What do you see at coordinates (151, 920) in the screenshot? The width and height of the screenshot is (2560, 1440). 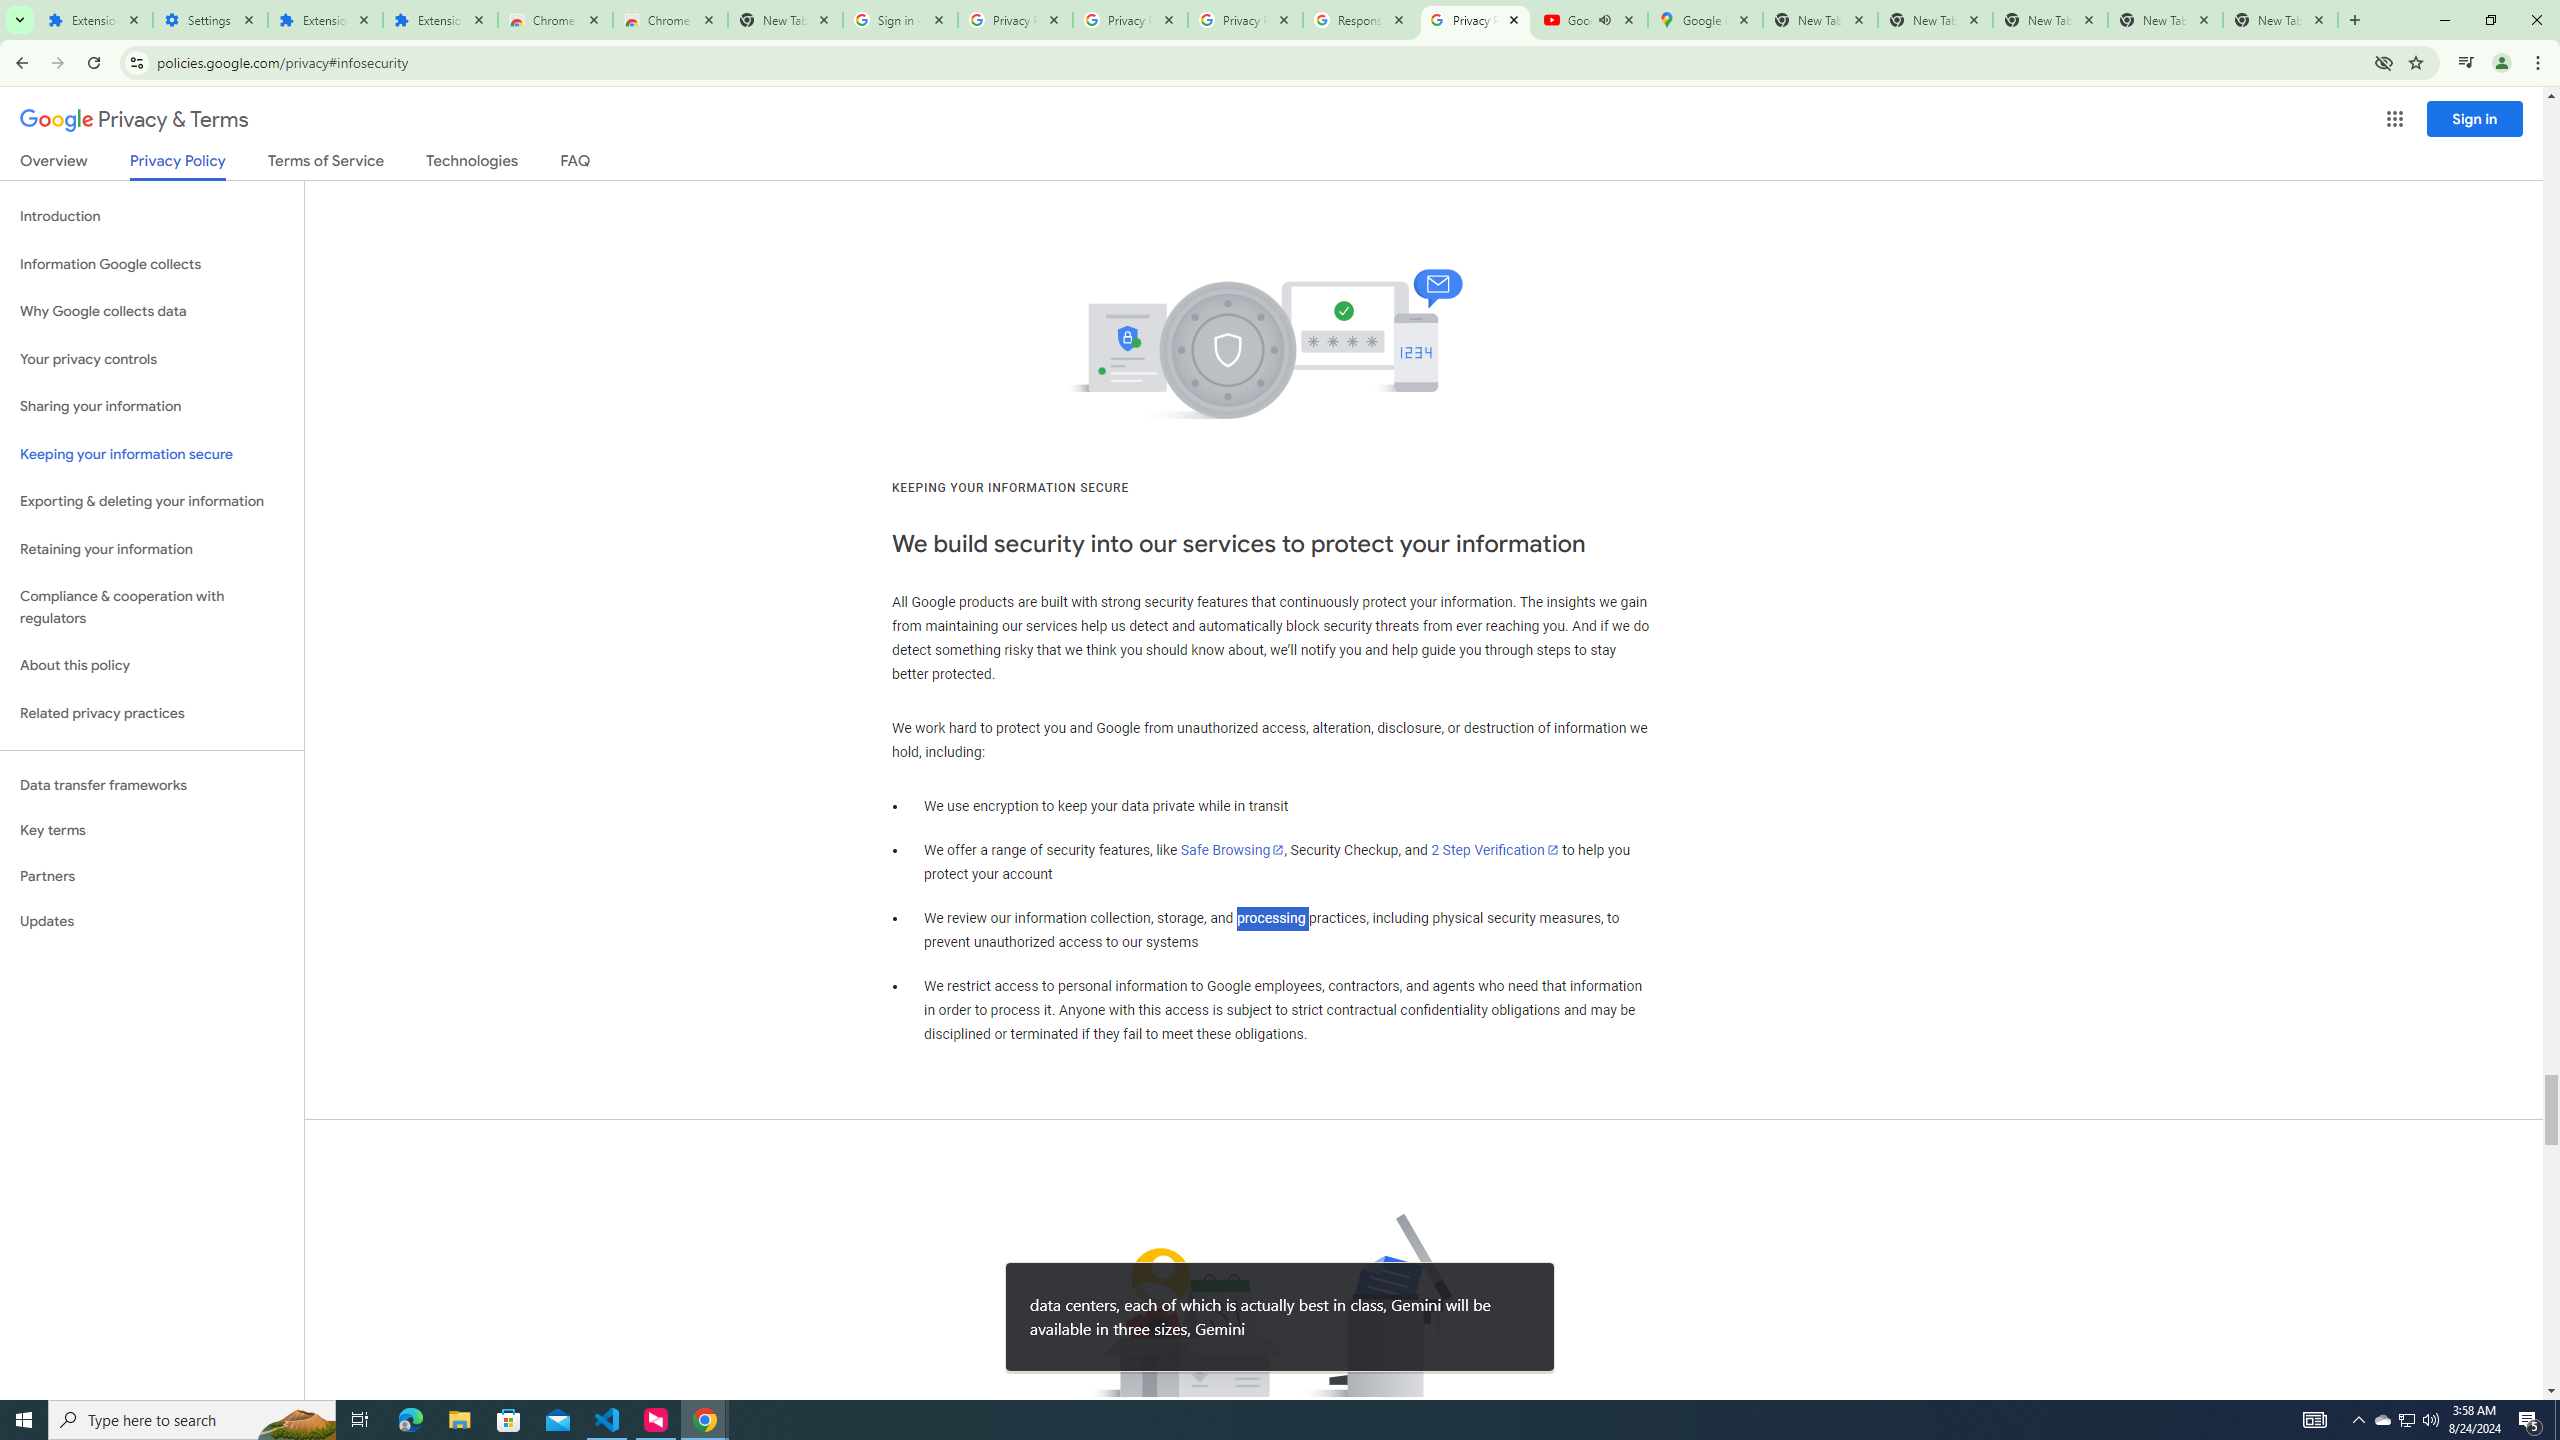 I see `'Updates'` at bounding box center [151, 920].